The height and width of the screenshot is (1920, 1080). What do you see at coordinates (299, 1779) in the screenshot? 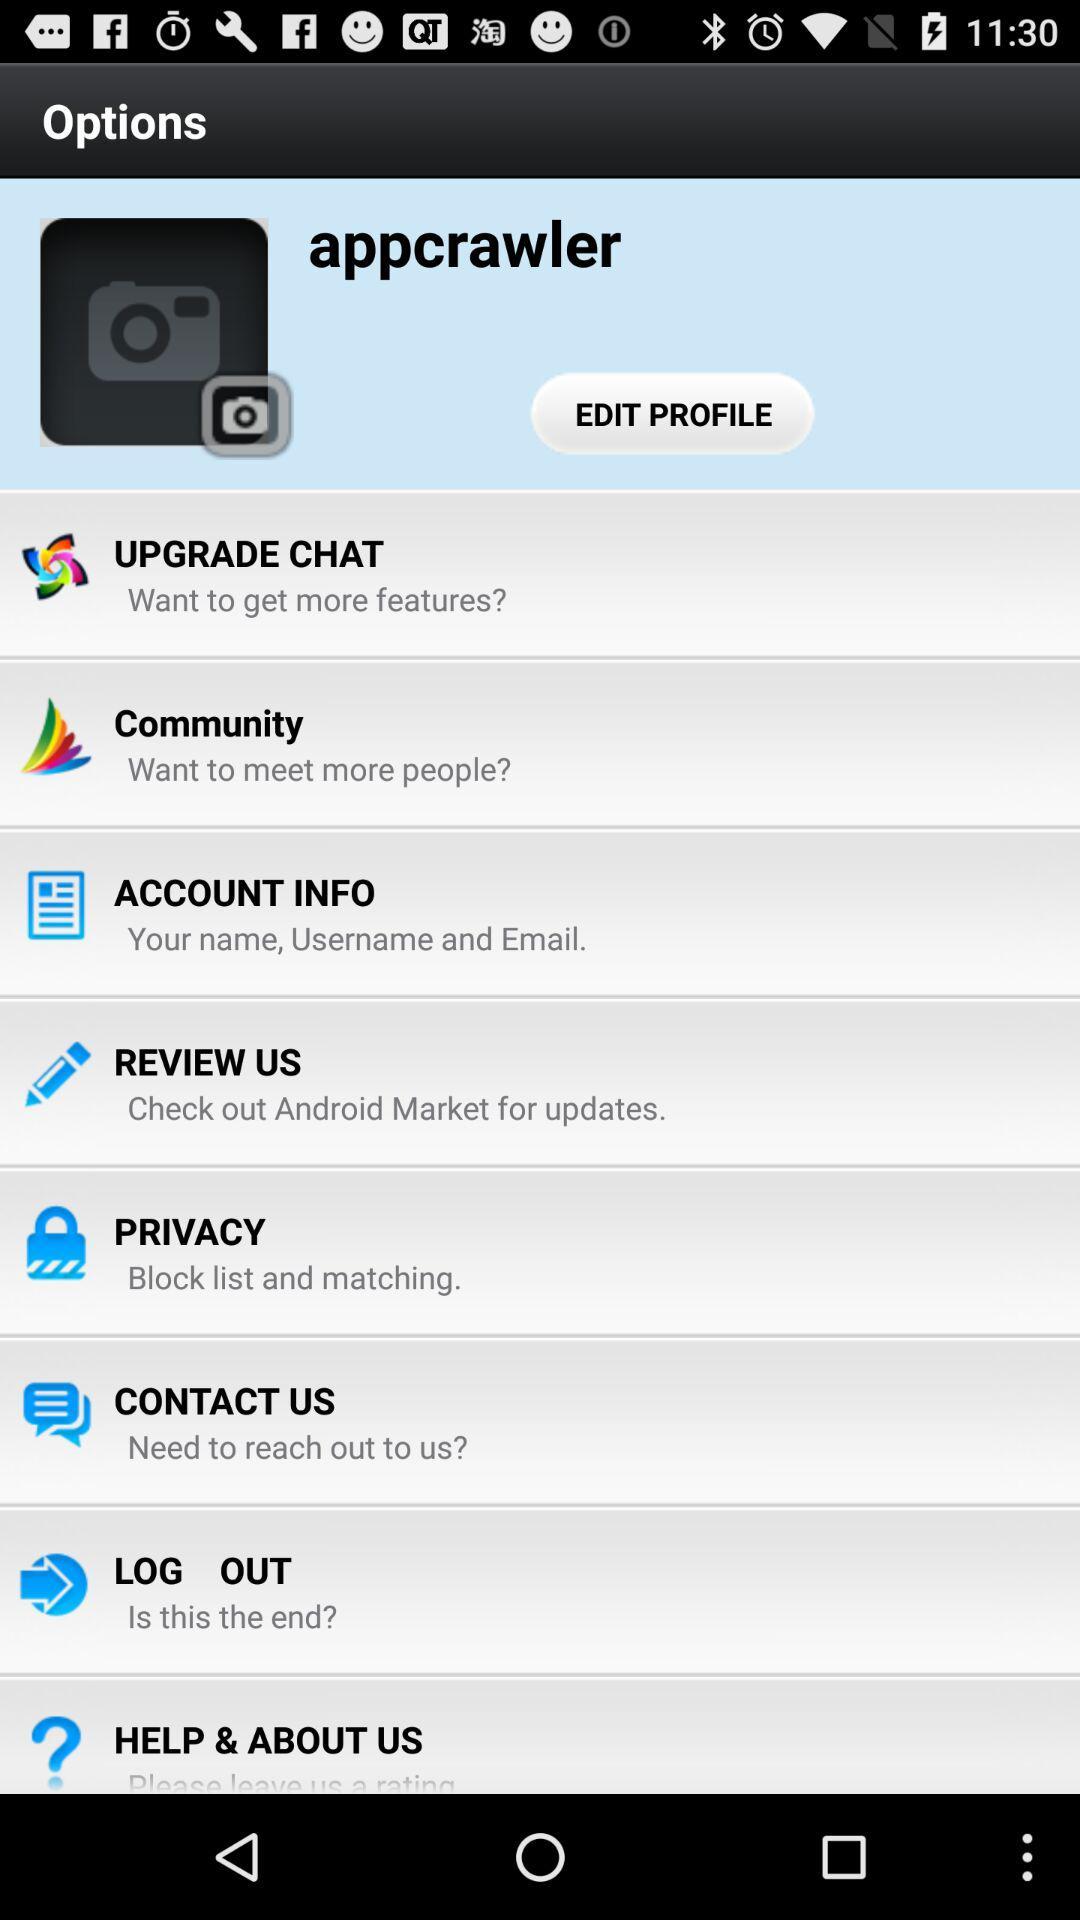
I see `the item below the help & about us icon` at bounding box center [299, 1779].